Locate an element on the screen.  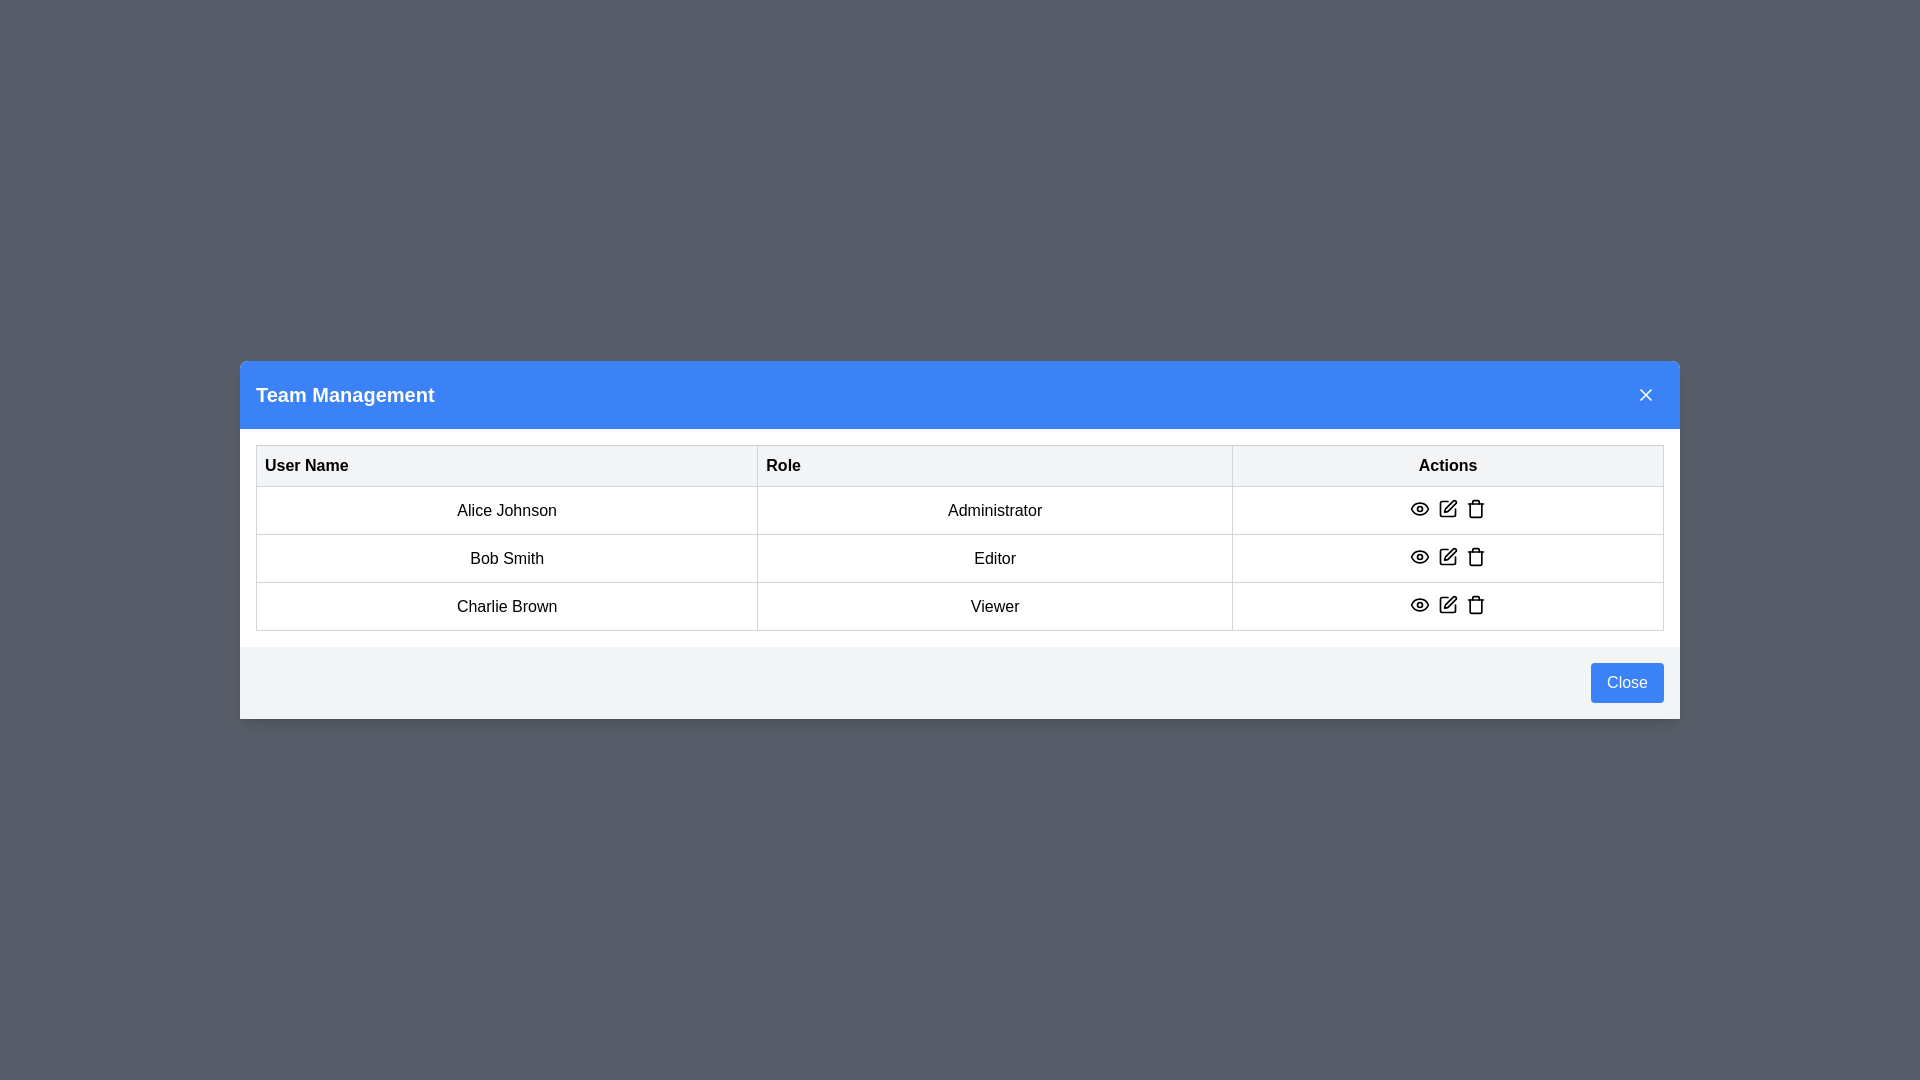
the eye-shaped icon in the last row of the 'Actions' column is located at coordinates (1419, 604).